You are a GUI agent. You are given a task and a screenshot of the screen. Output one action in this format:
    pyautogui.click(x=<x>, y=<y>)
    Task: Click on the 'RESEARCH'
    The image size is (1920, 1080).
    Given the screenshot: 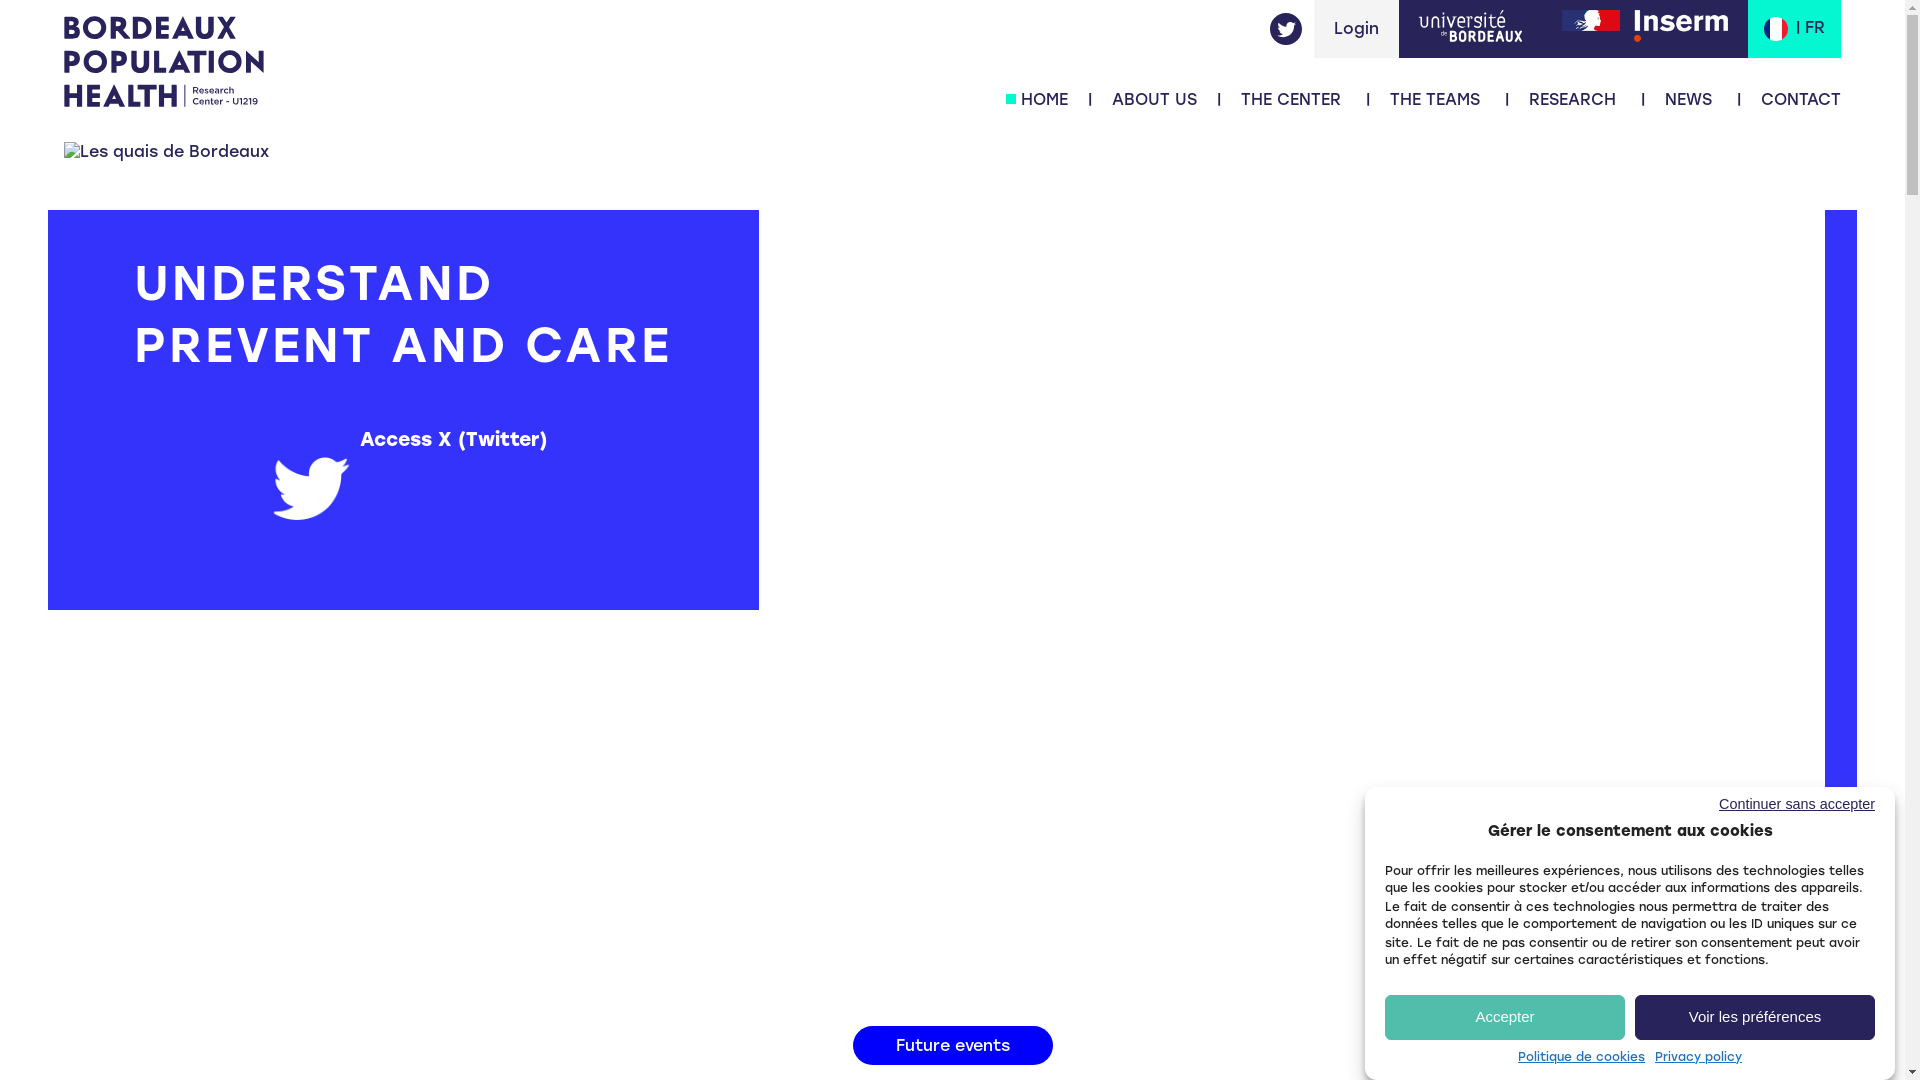 What is the action you would take?
    pyautogui.click(x=1571, y=99)
    